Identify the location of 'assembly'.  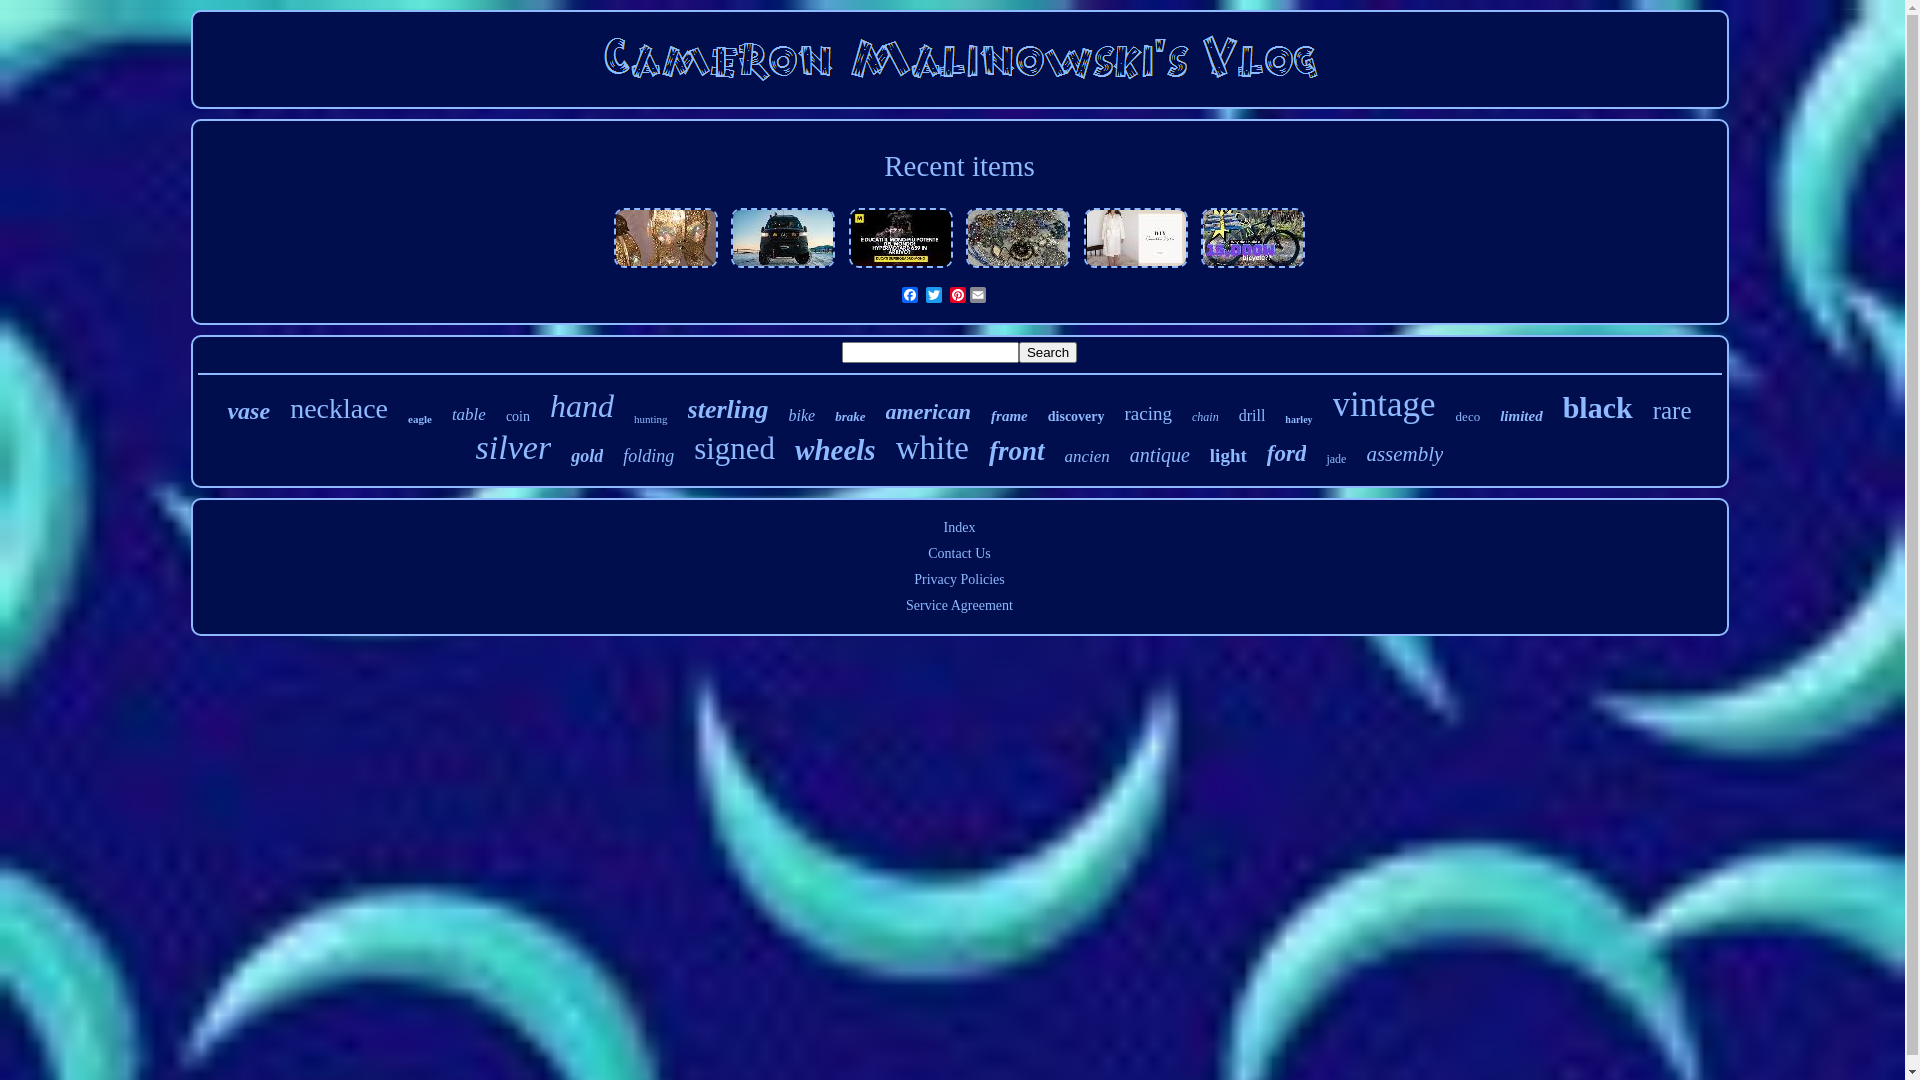
(1403, 454).